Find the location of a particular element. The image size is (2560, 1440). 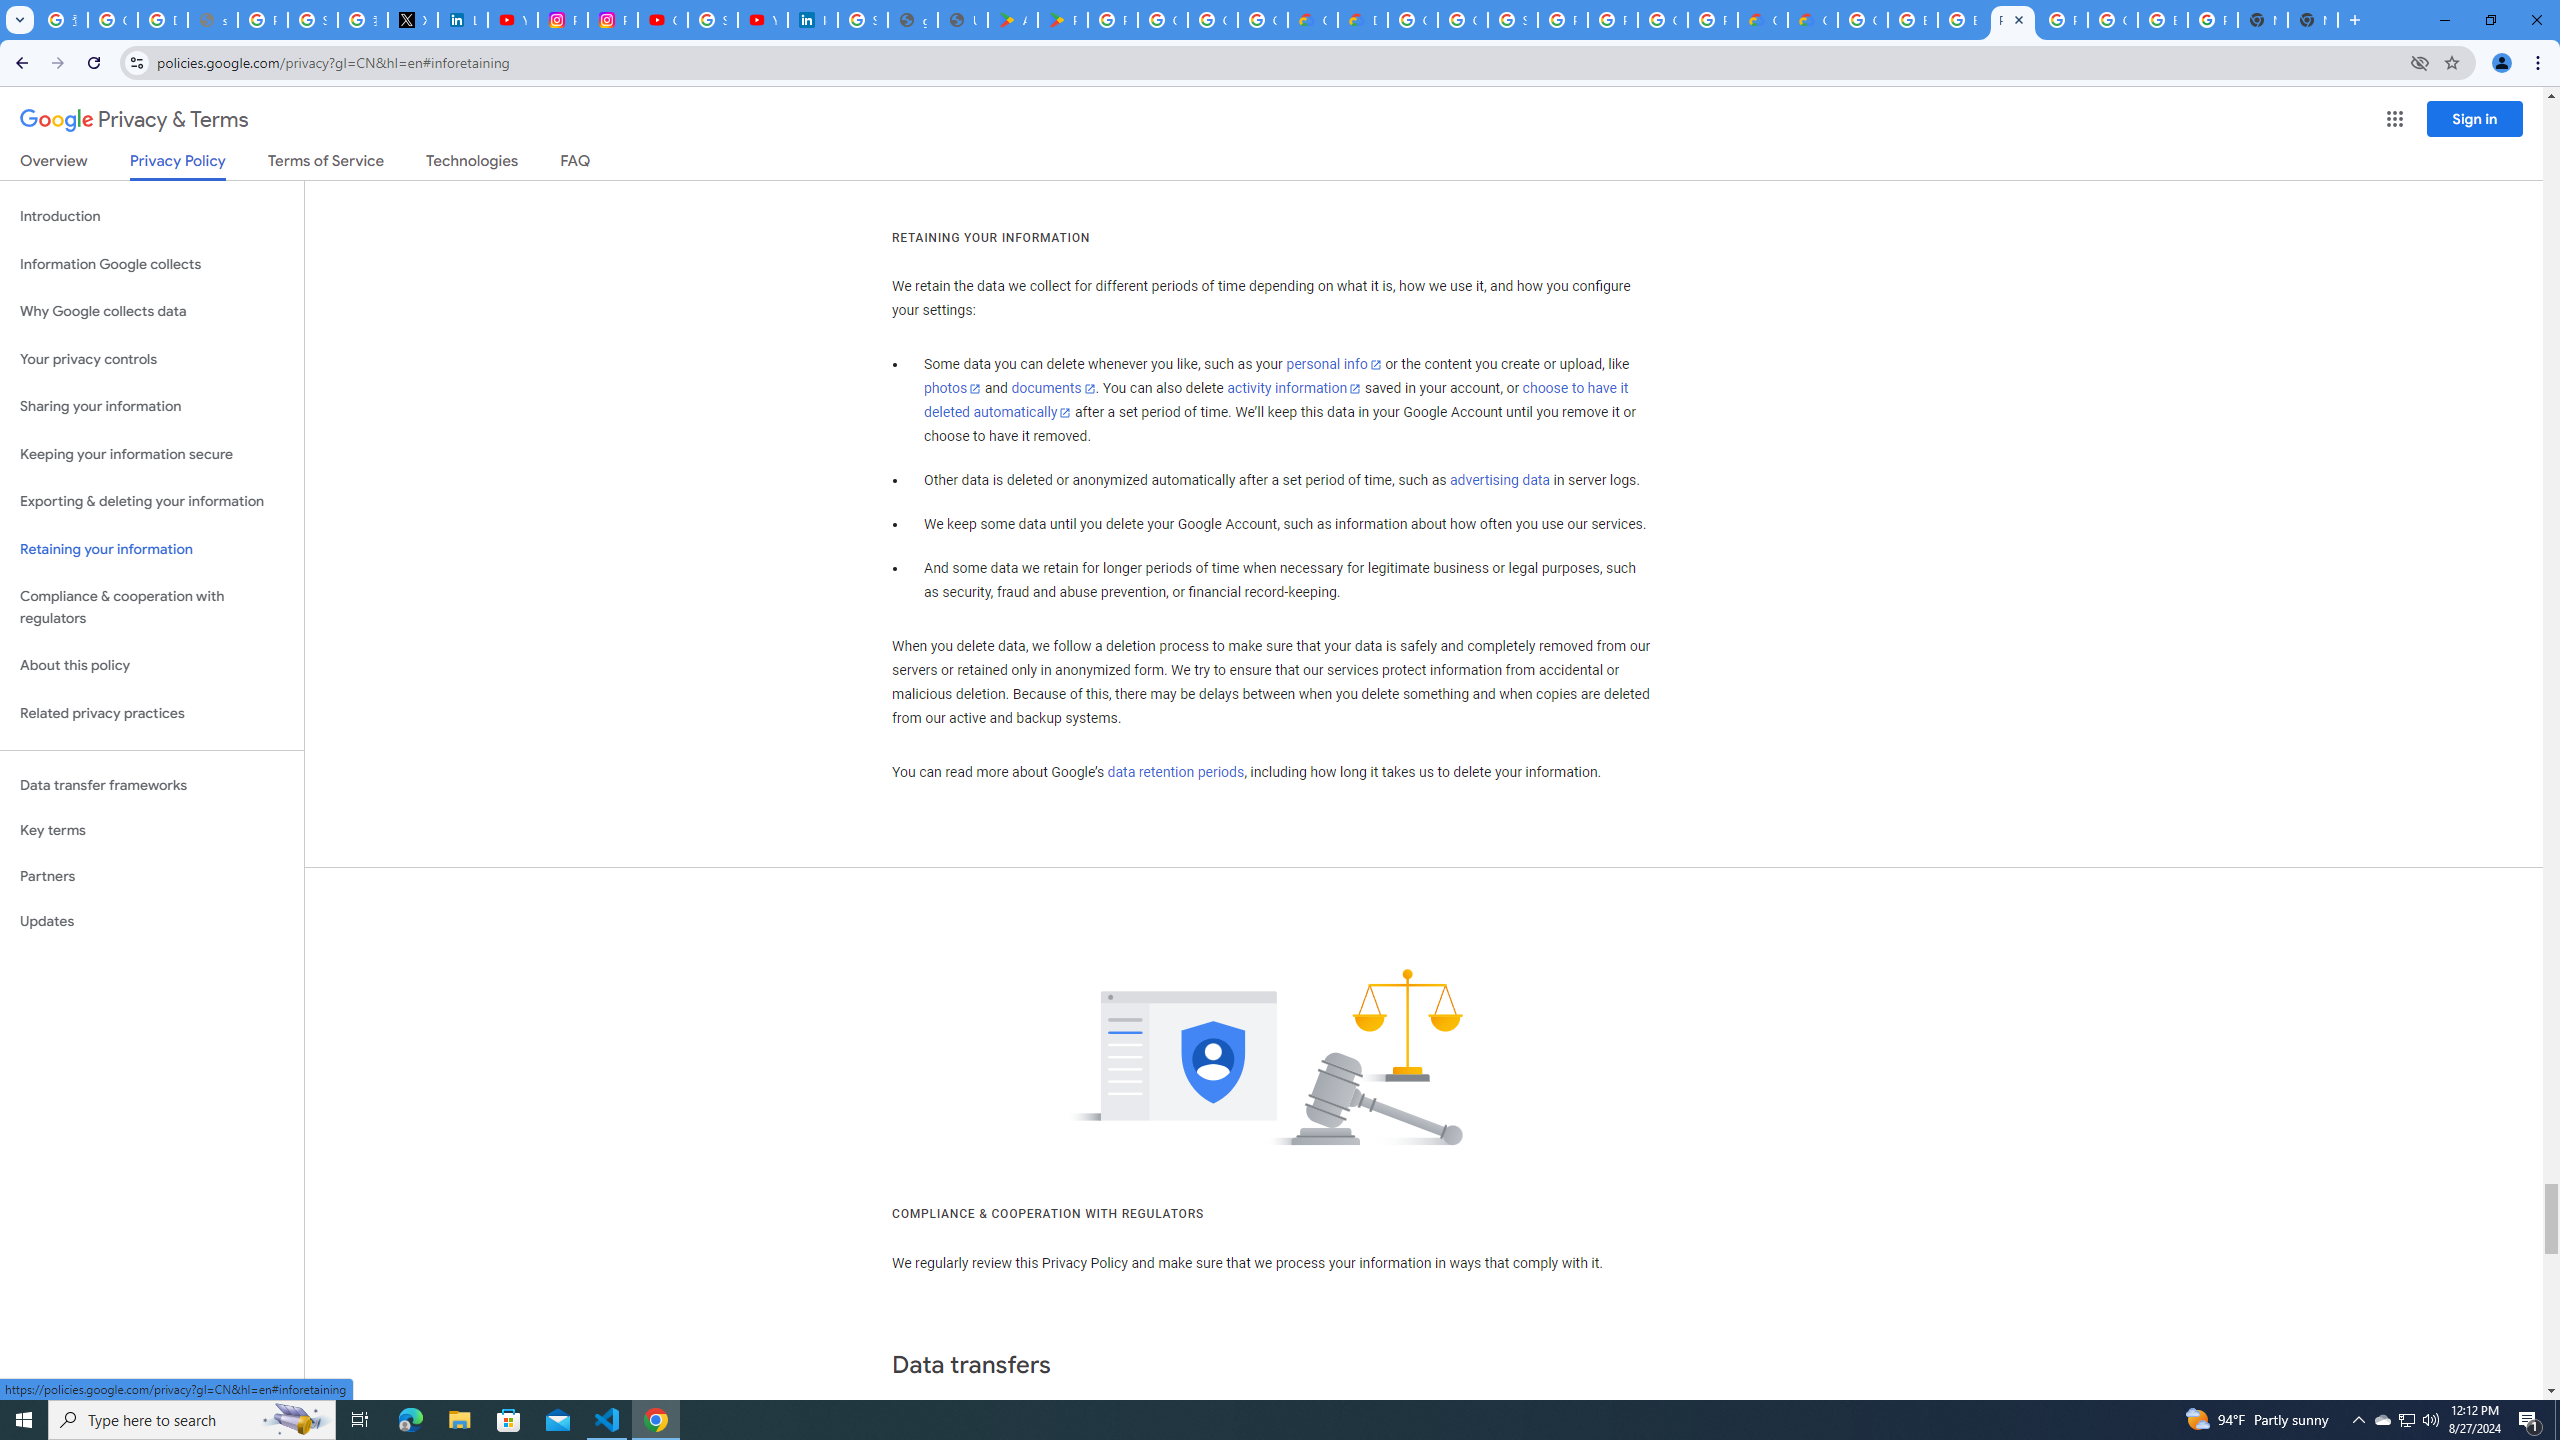

'Customer Care | Google Cloud' is located at coordinates (1761, 19).